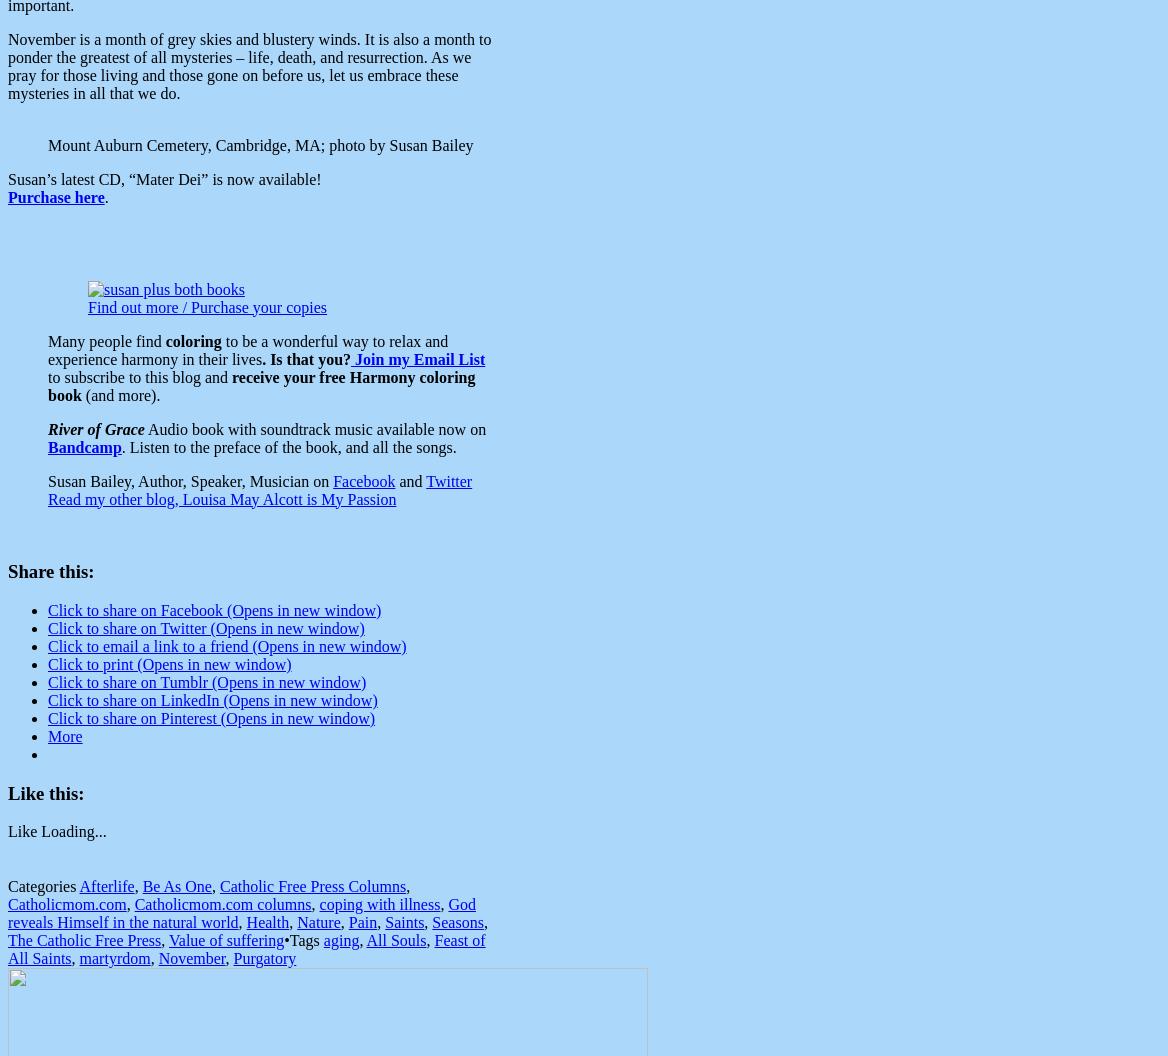 This screenshot has height=1056, width=1168. I want to click on 'Click to print (Opens in new window)', so click(169, 664).